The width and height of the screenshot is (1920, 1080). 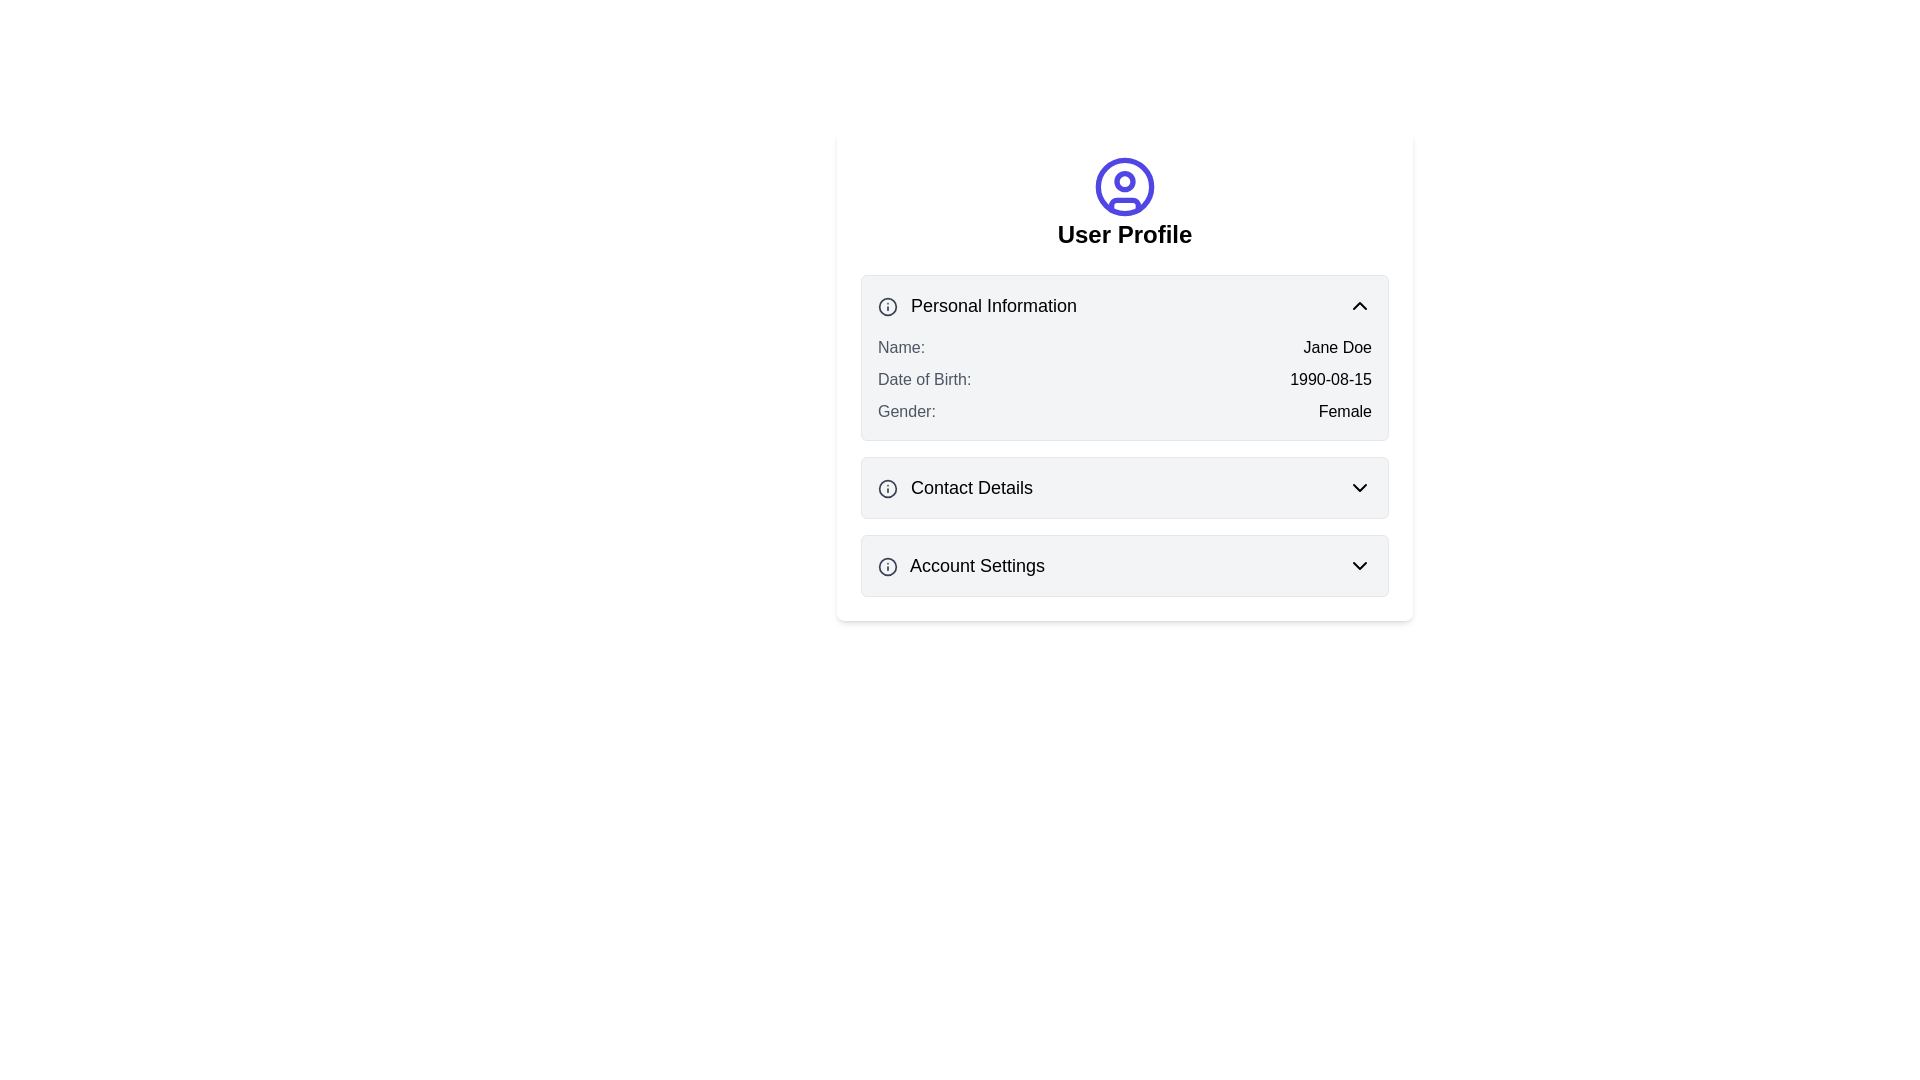 I want to click on the chevron icon located at the rightmost position of the 'Contact Details' header section, so click(x=1359, y=488).